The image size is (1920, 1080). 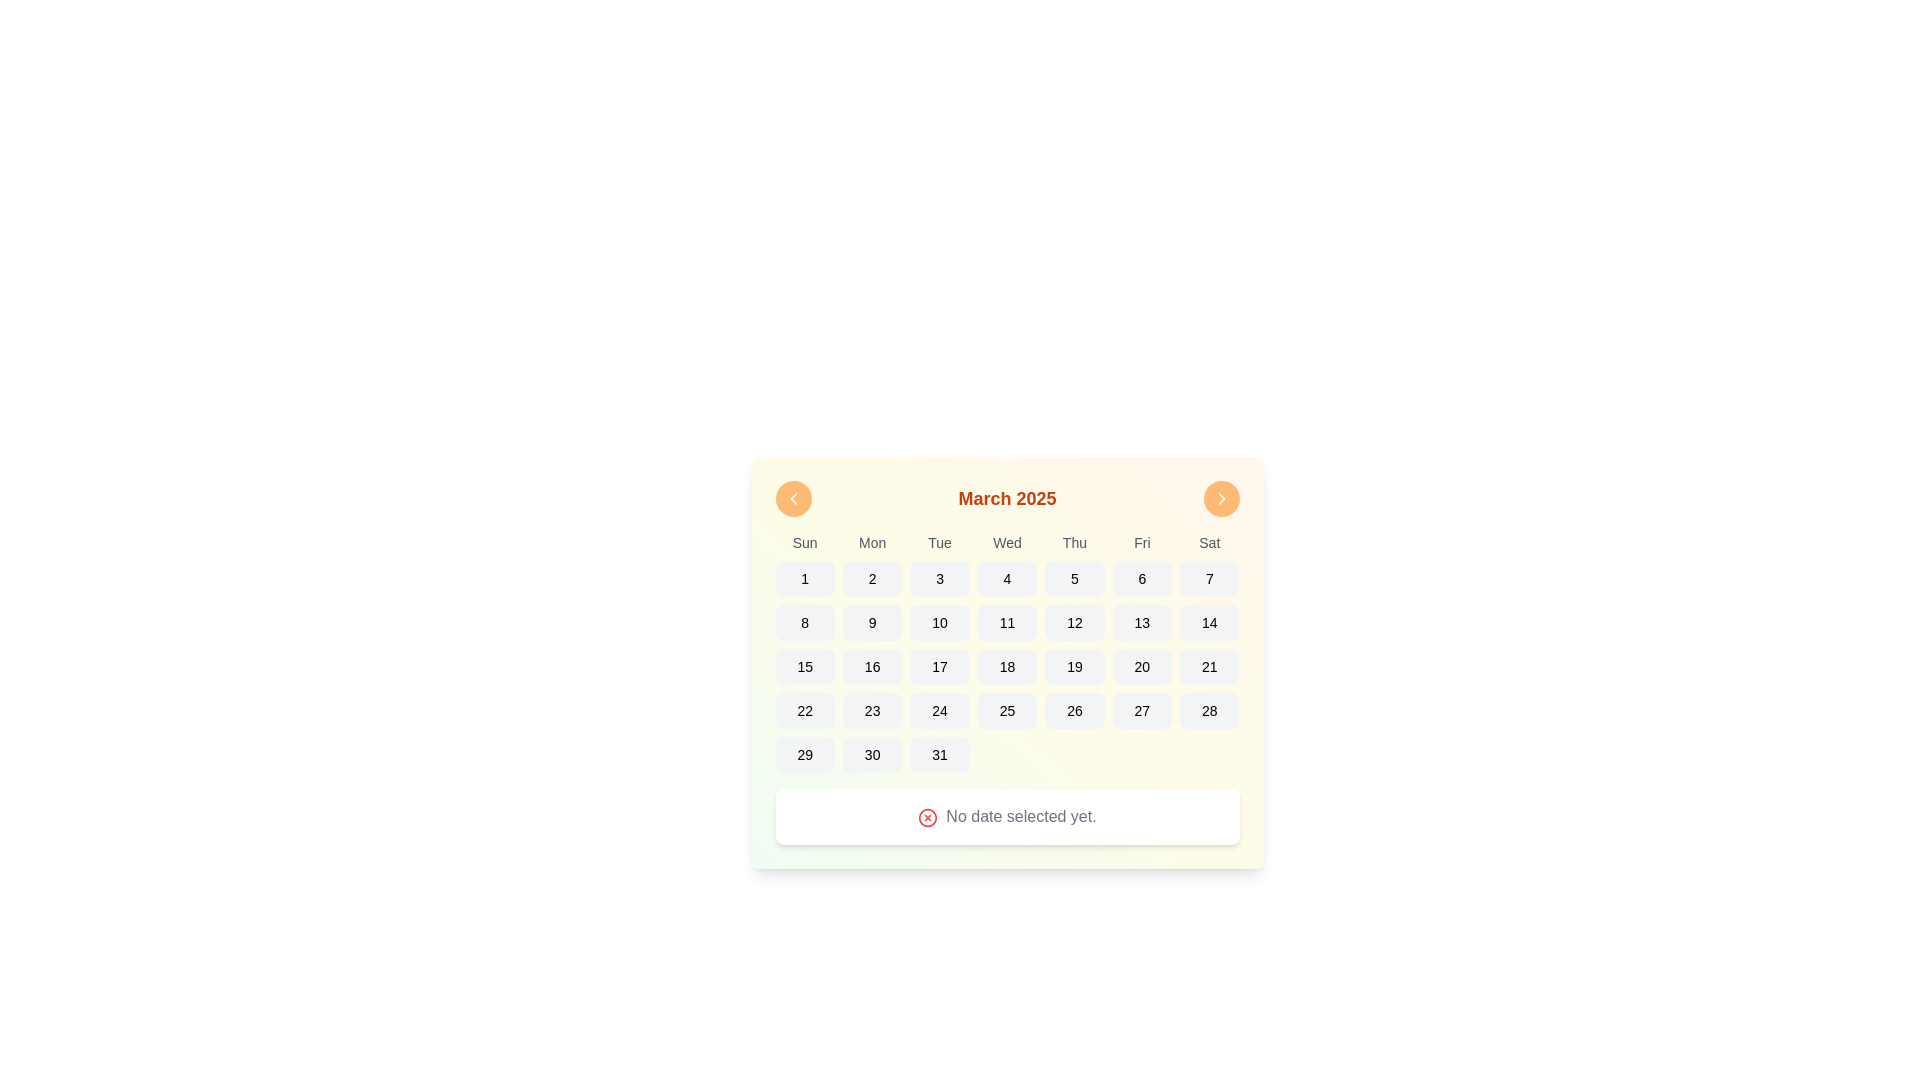 I want to click on the selectable date '19' button in the calendar interface to change the background color, so click(x=1074, y=667).